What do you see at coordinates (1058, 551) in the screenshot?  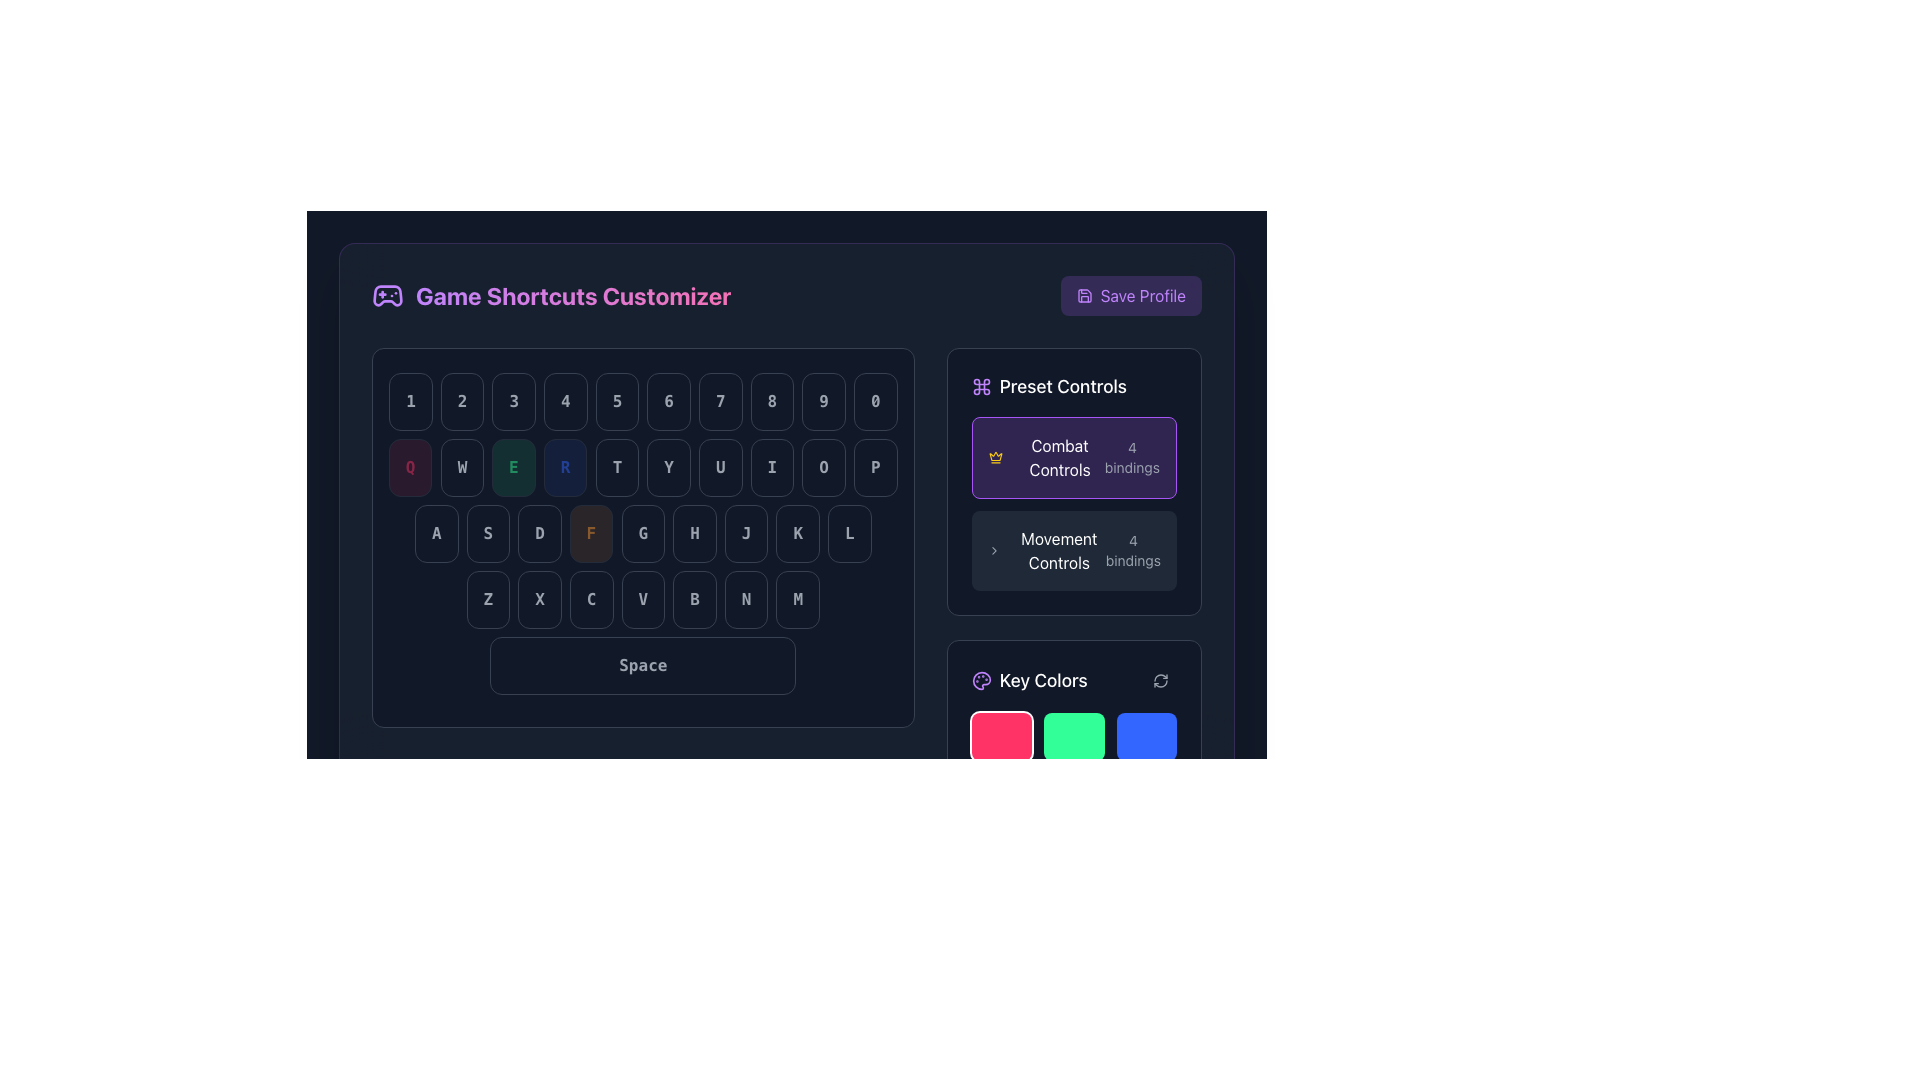 I see `the text label reading 'Movement Controls' located in the right panel of the interface, specifically below 'Combat Controls' in the 'Preset Controls' section` at bounding box center [1058, 551].